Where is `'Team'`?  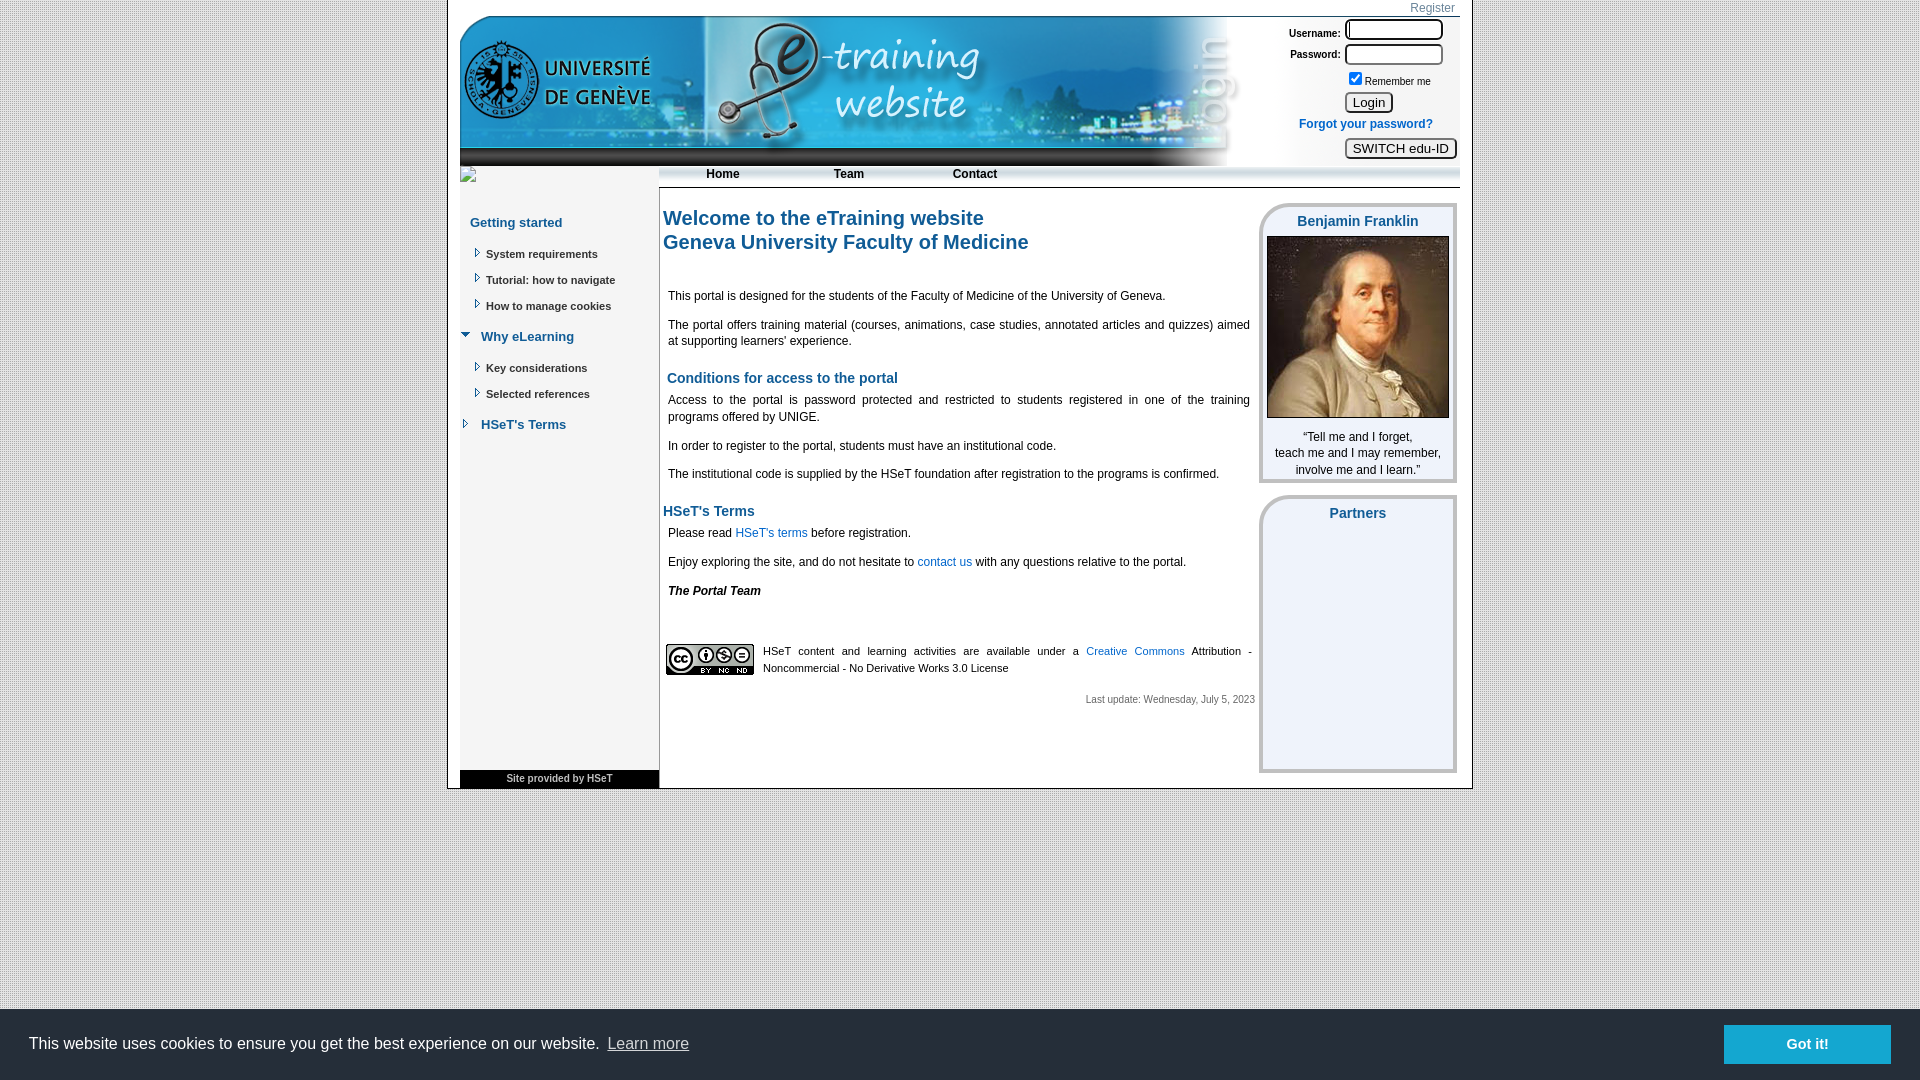 'Team' is located at coordinates (849, 175).